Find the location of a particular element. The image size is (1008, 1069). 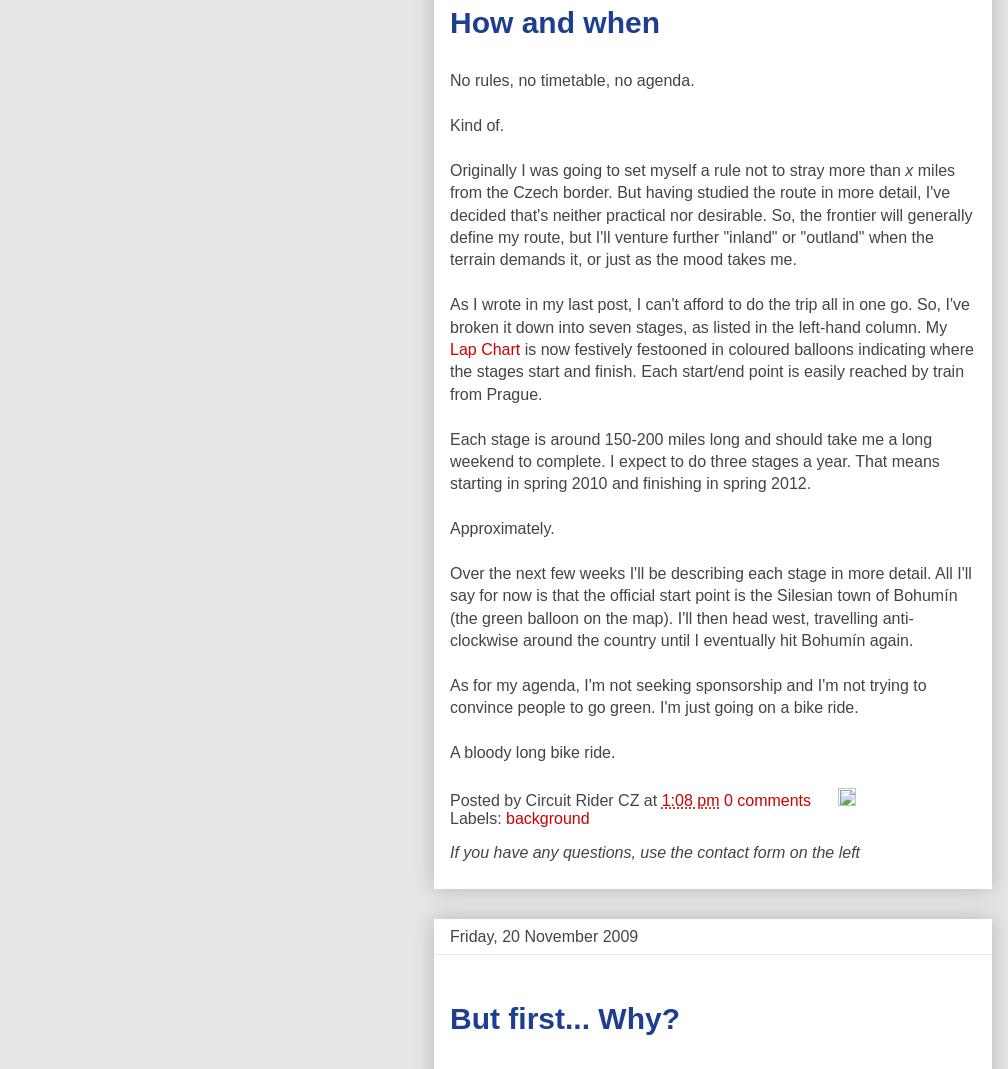

'As I wrote in my last post, I can't afford to do the trip all in one go. So, I've broken it down into seven stages, as listed in the left-hand column. My' is located at coordinates (449, 314).